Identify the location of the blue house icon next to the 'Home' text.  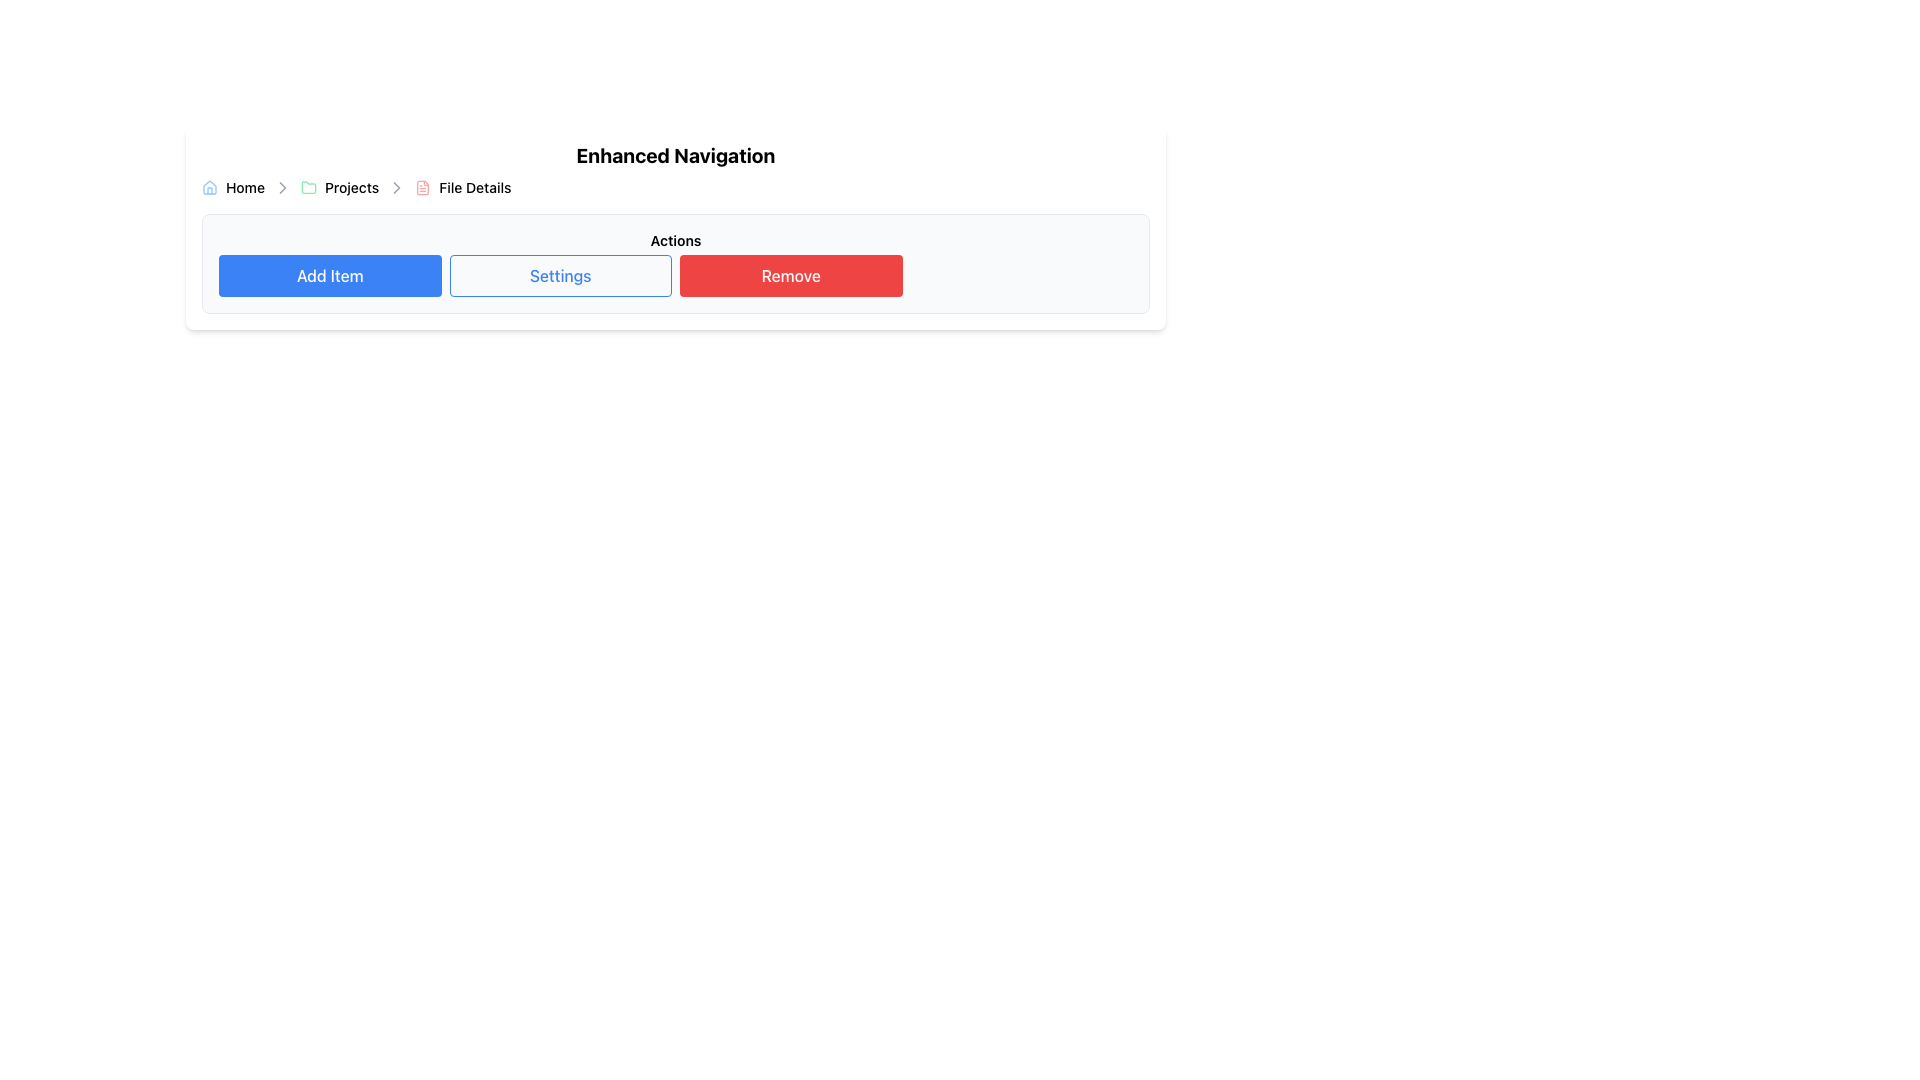
(210, 188).